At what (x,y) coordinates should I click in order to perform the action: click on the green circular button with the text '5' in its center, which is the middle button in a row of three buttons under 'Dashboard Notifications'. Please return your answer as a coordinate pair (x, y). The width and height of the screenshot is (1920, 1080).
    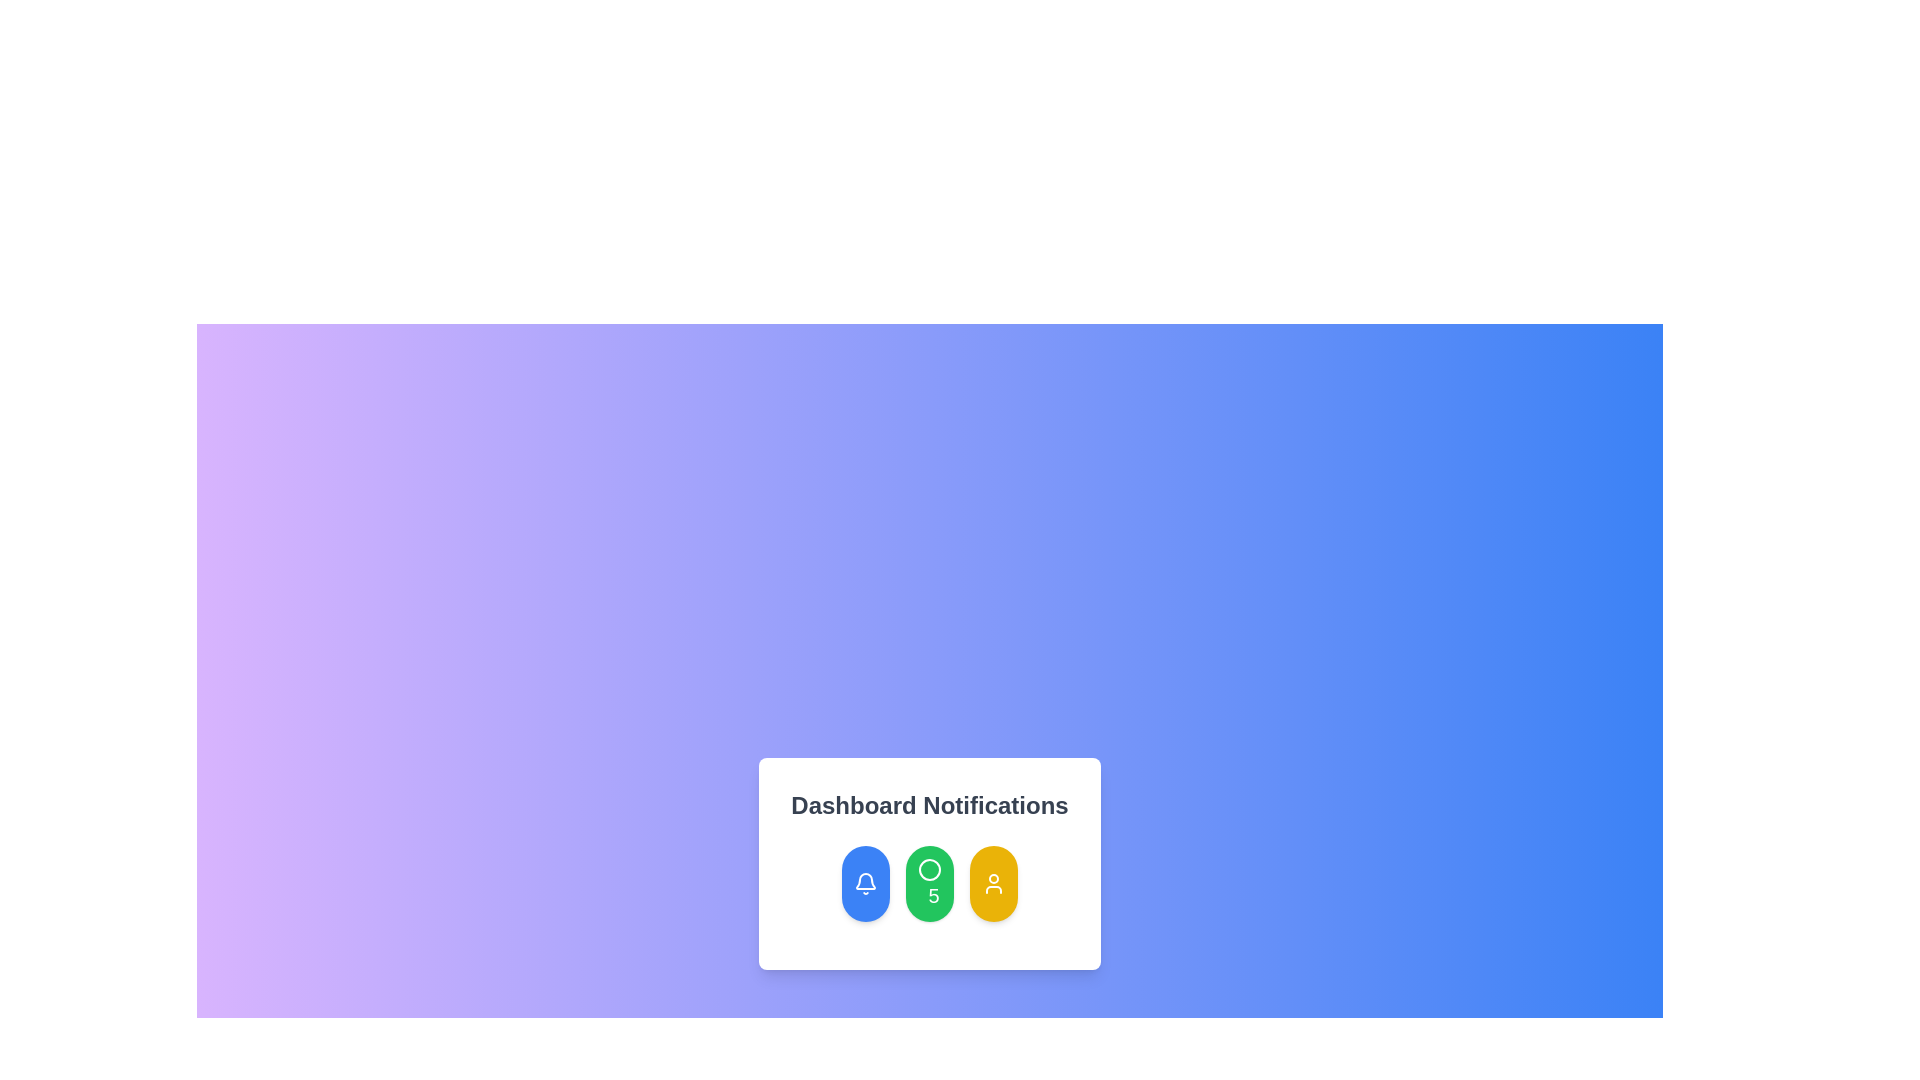
    Looking at the image, I should click on (929, 882).